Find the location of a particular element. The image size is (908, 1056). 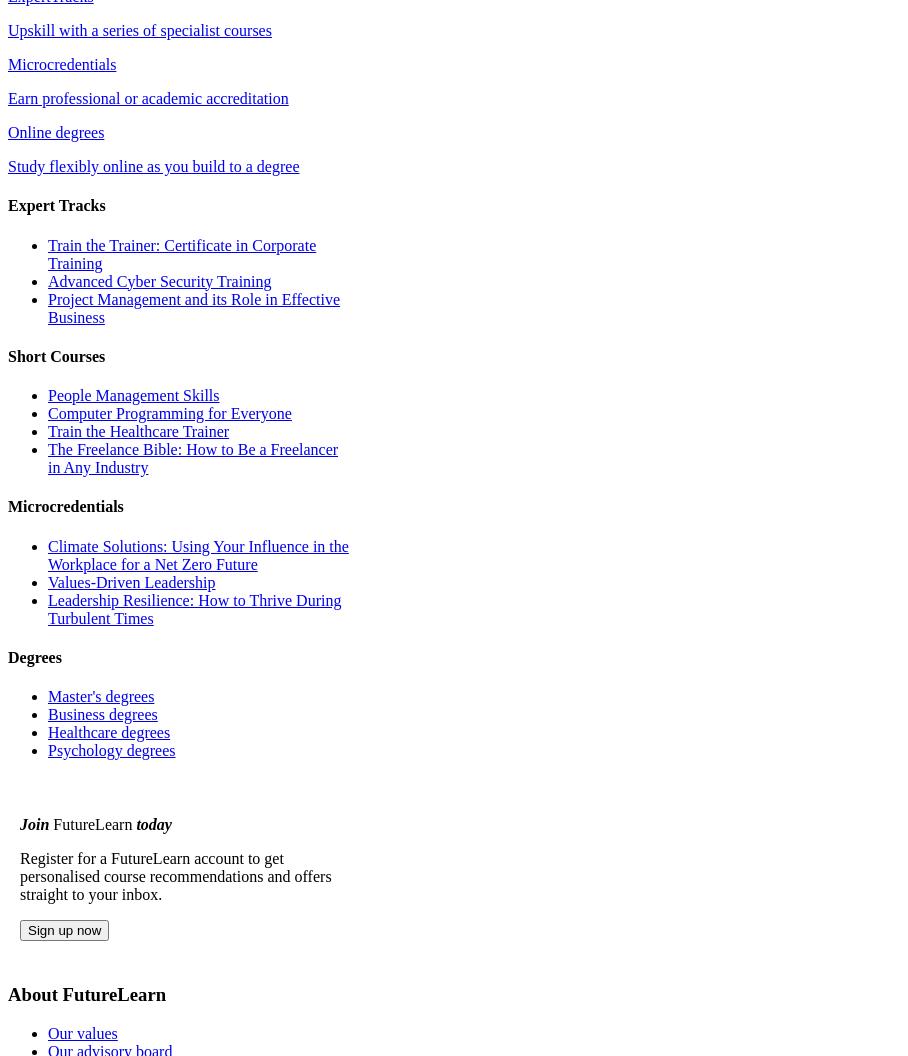

'Earn professional or academic accreditation' is located at coordinates (148, 97).